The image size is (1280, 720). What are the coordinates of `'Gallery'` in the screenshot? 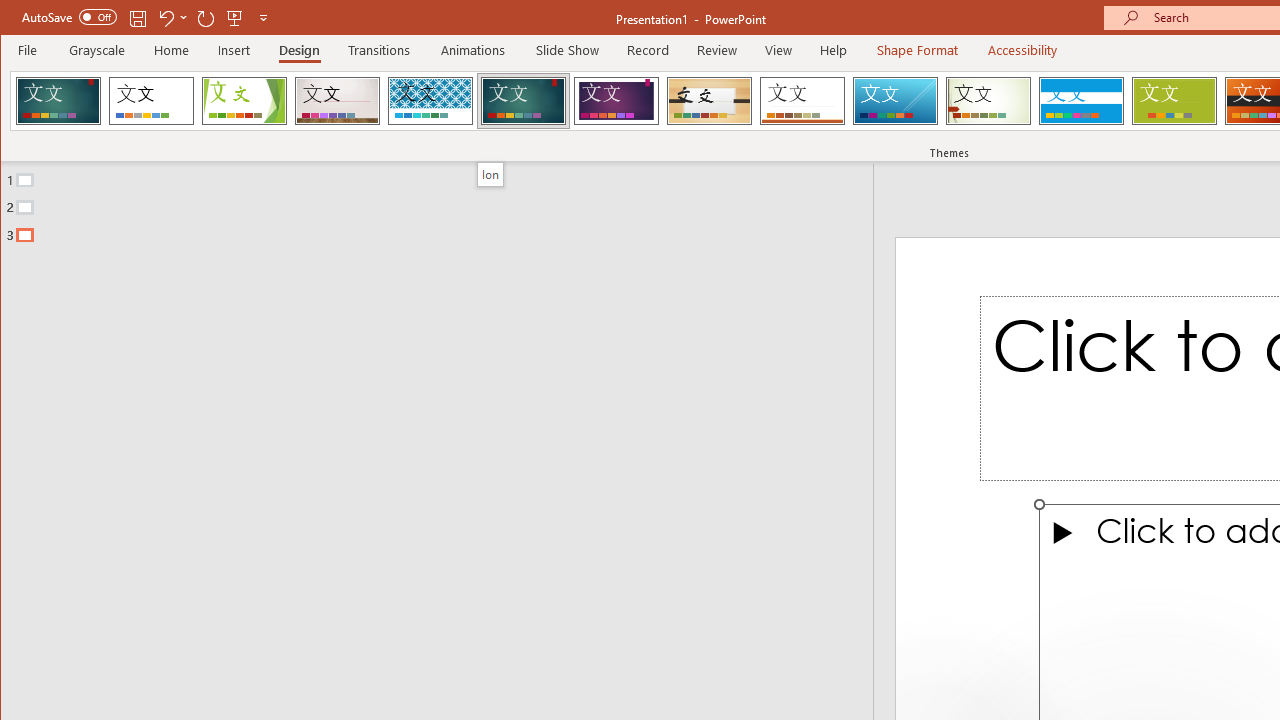 It's located at (337, 100).